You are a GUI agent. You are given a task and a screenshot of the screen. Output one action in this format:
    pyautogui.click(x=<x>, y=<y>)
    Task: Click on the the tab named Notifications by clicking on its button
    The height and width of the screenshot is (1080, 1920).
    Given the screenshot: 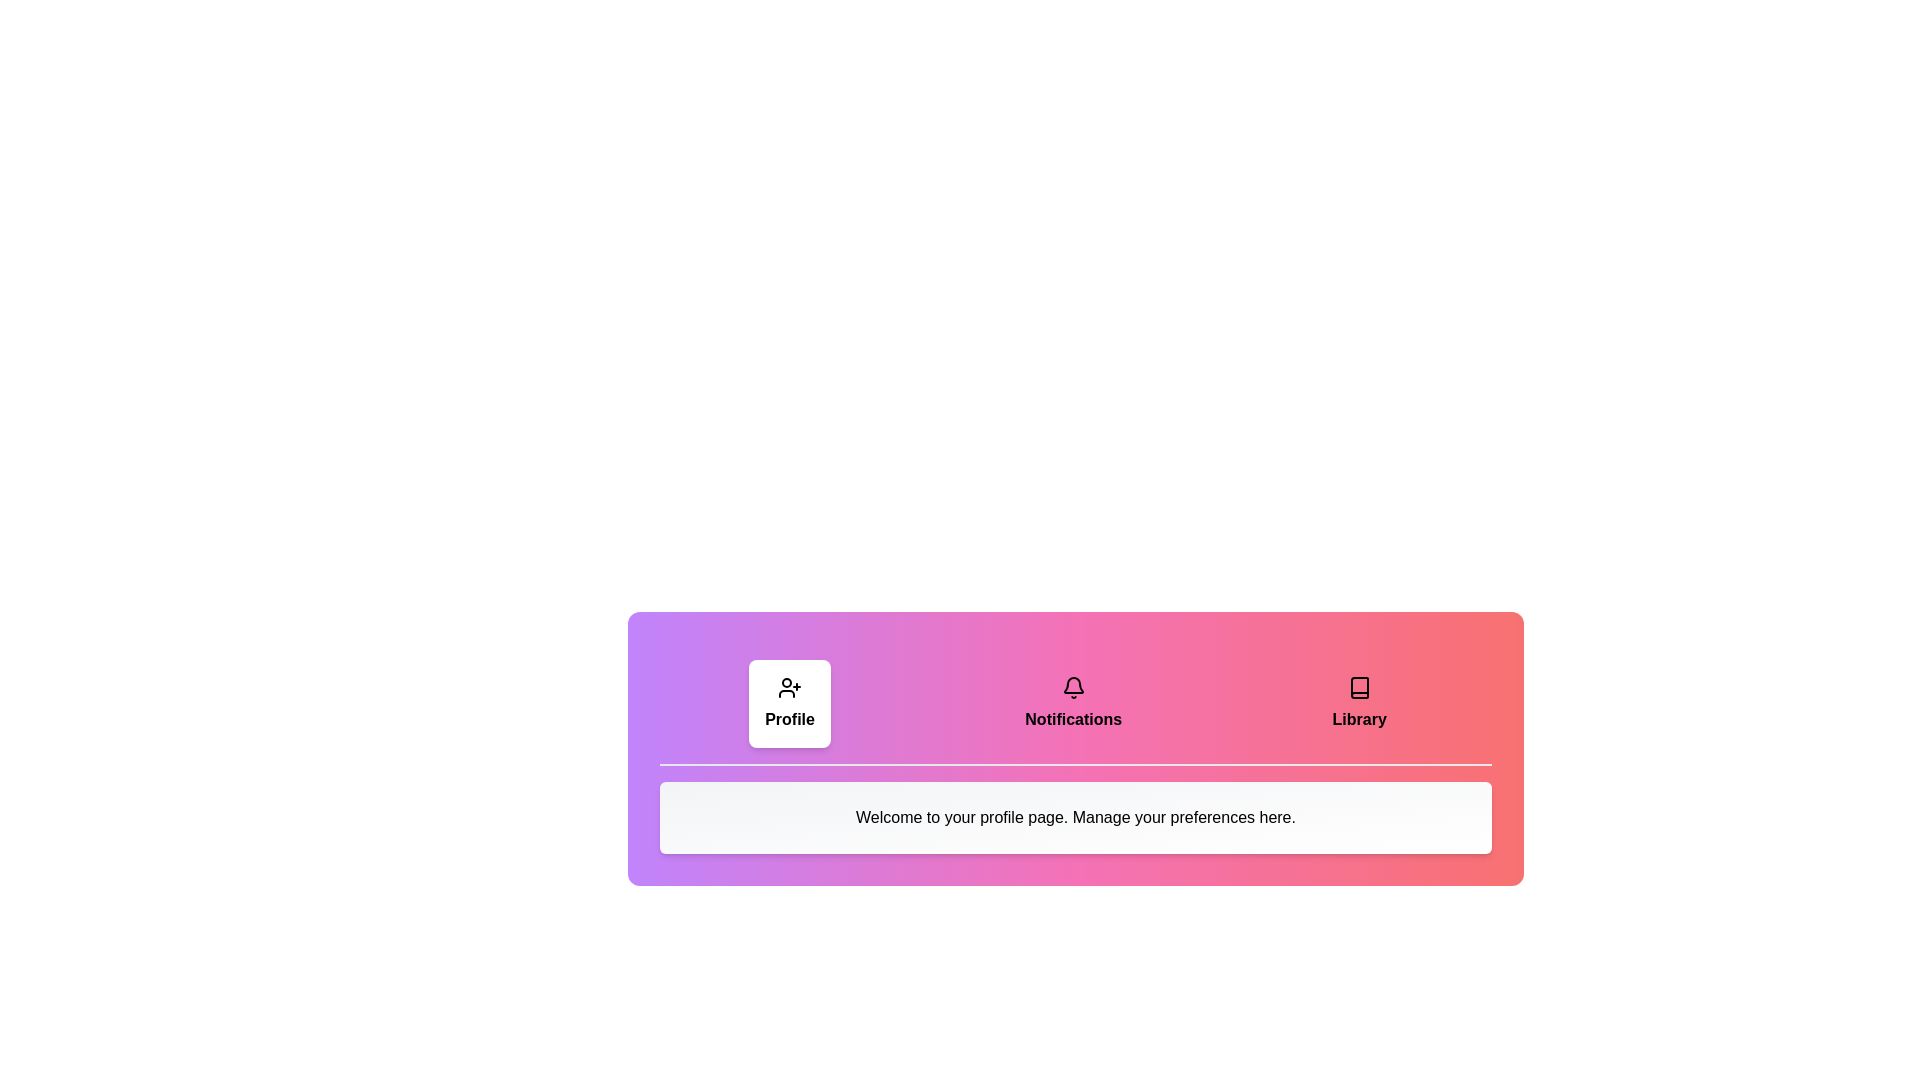 What is the action you would take?
    pyautogui.click(x=1072, y=703)
    